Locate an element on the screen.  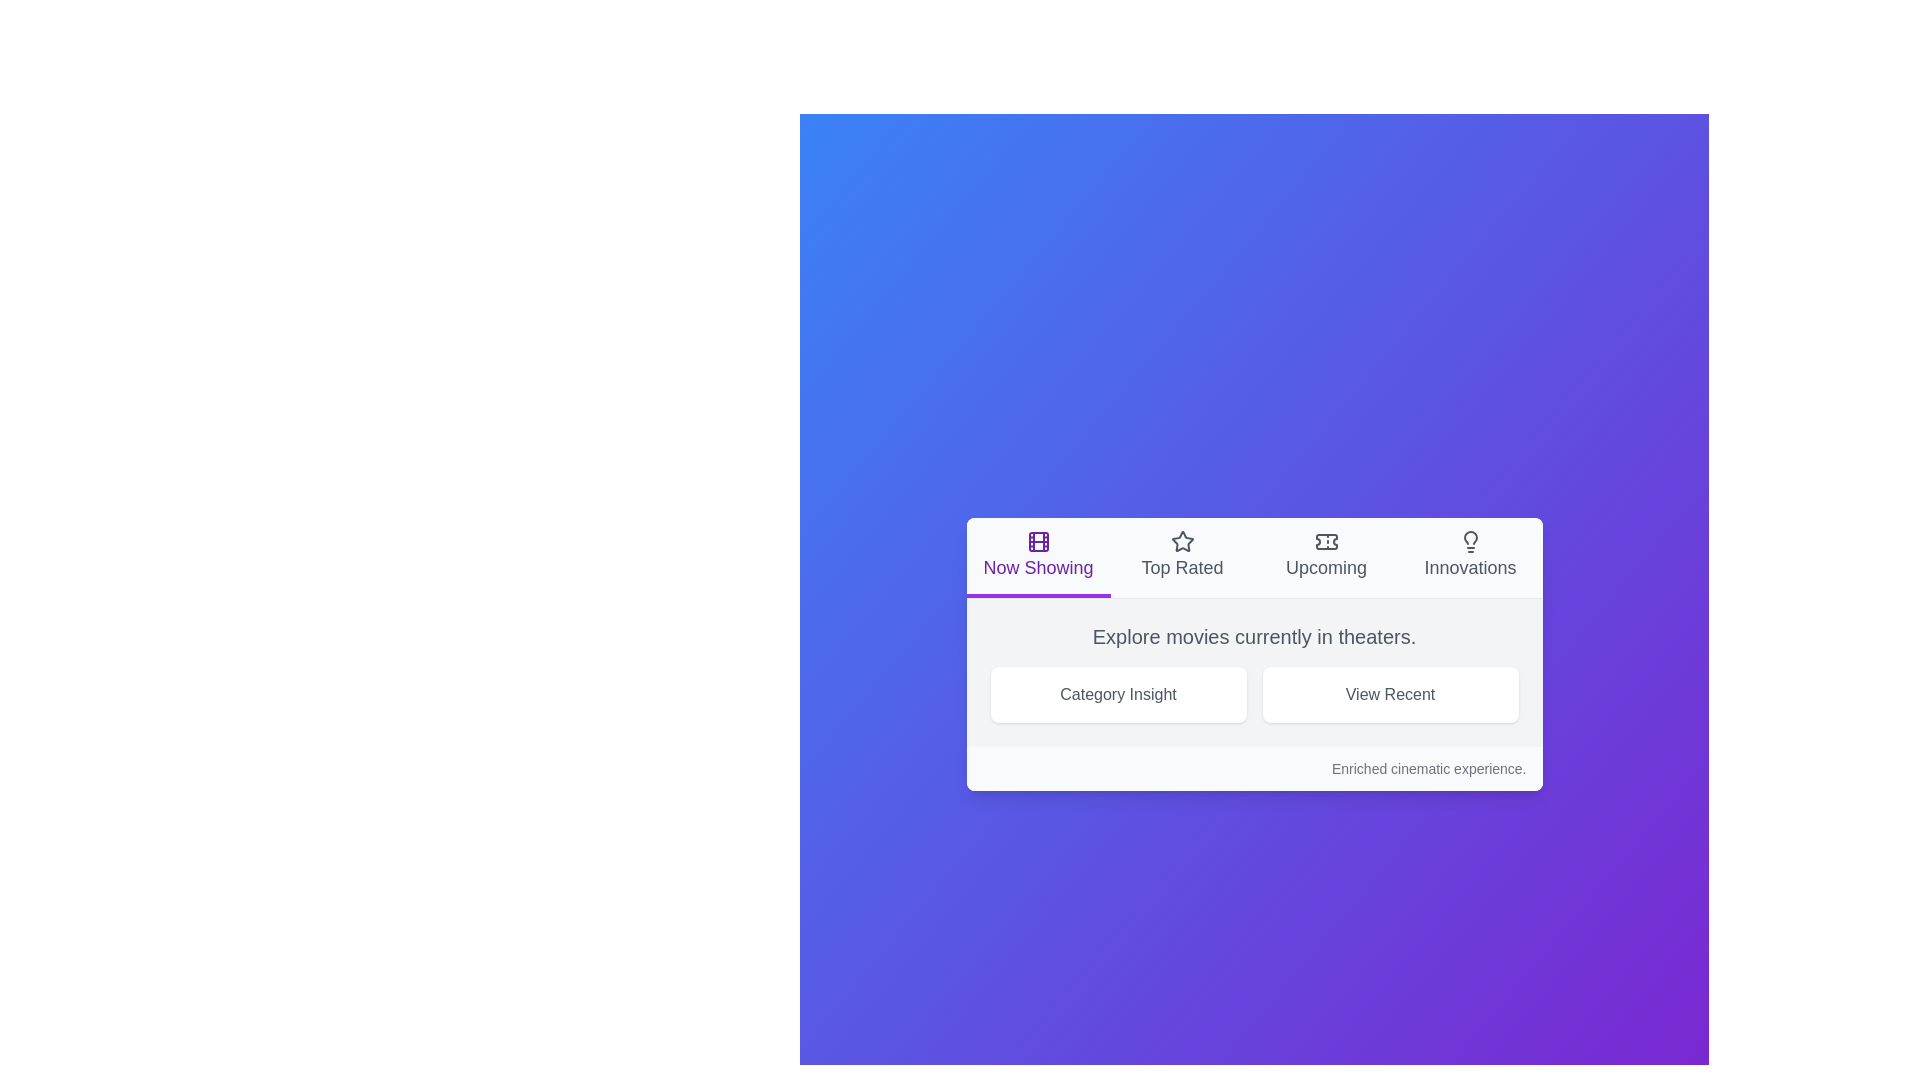
the text label that reads 'Explore movies currently in theaters.' located at the top-middle section of the panel, above the buttons 'Category Insight' and 'View Recent.' is located at coordinates (1253, 636).